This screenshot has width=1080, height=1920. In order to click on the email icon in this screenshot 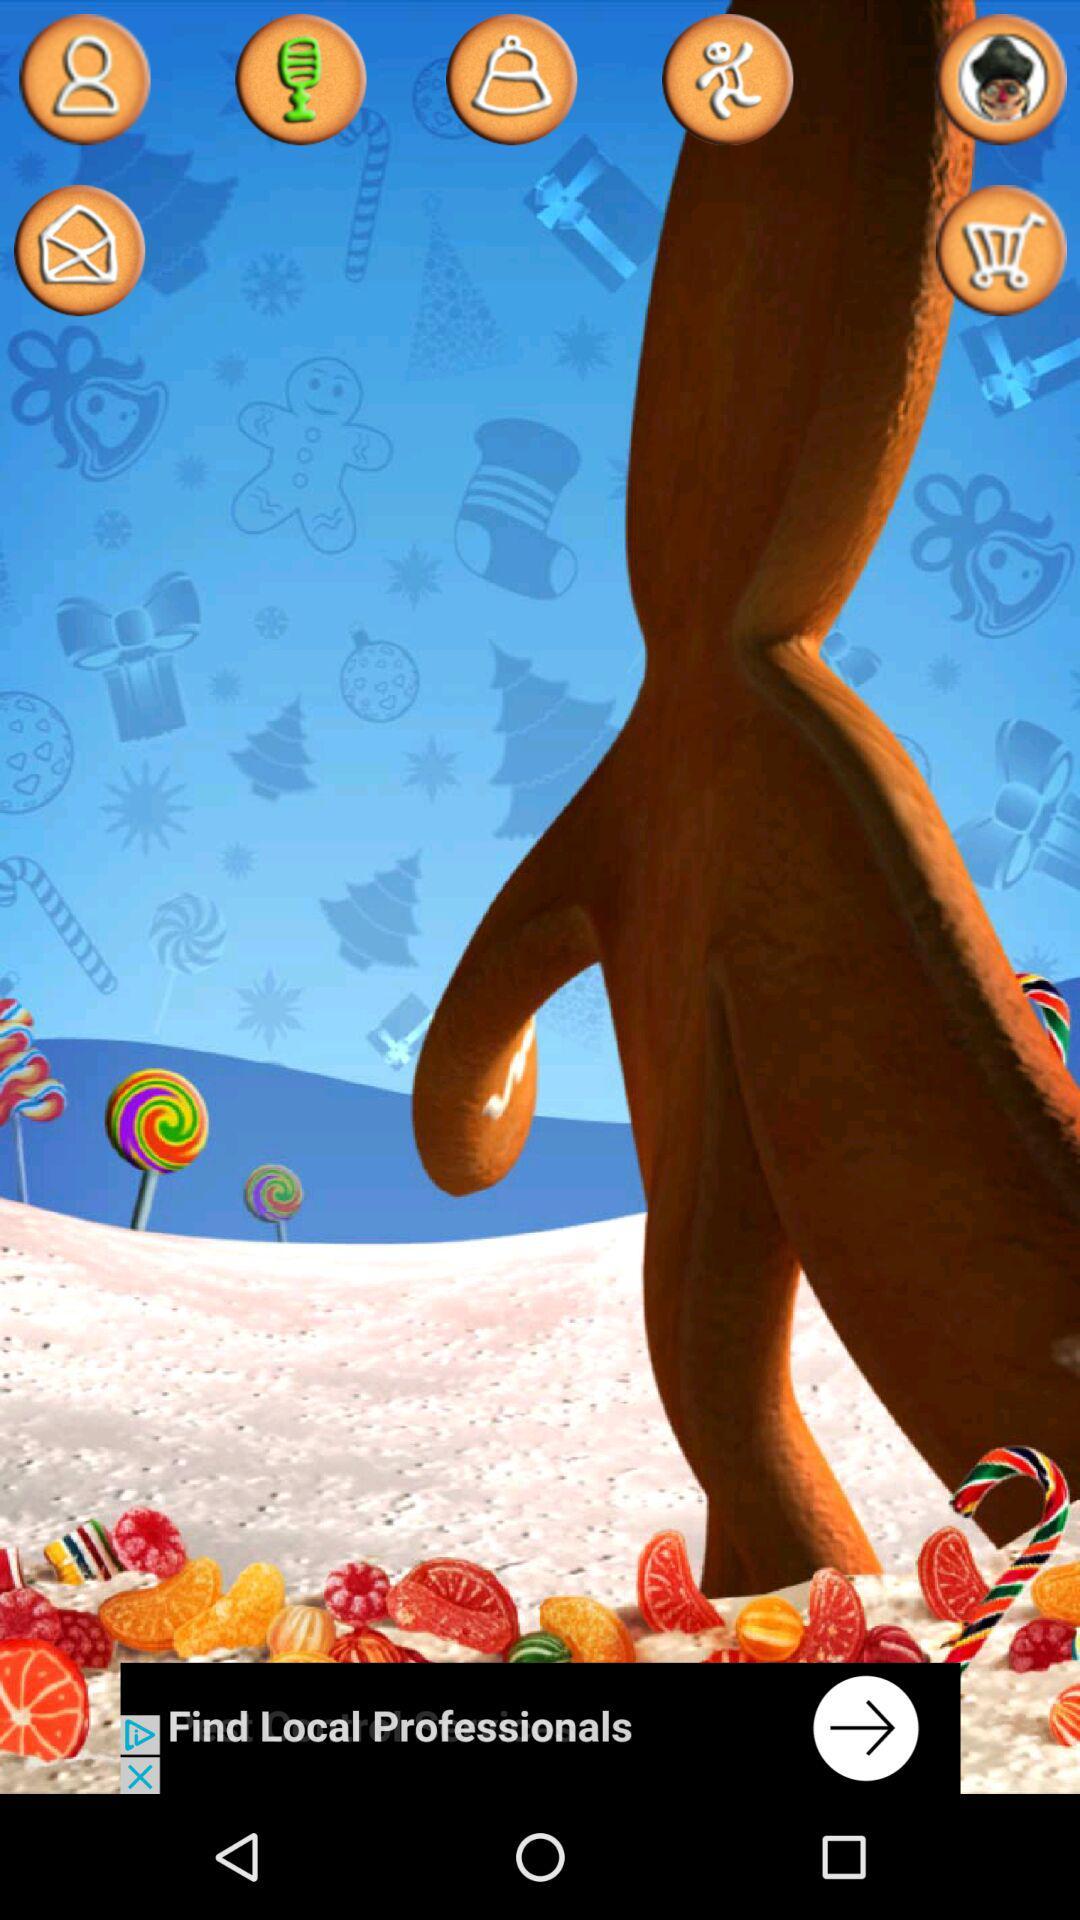, I will do `click(78, 266)`.